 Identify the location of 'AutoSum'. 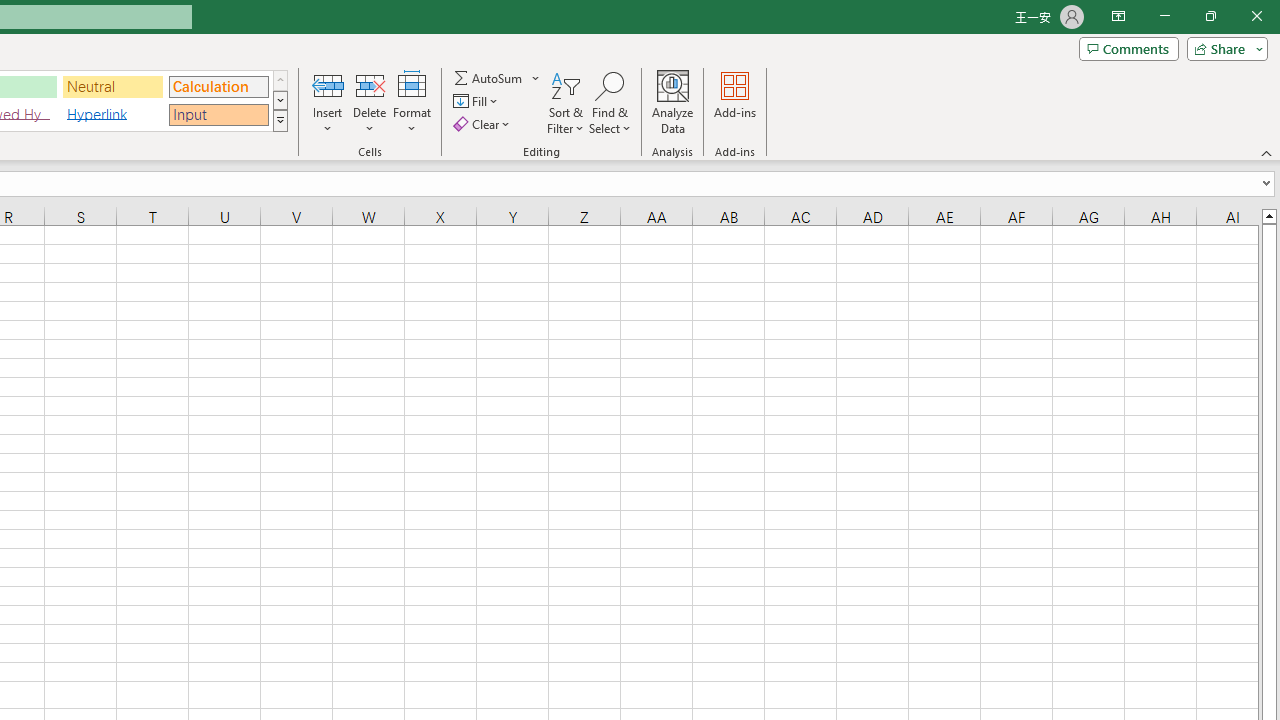
(497, 77).